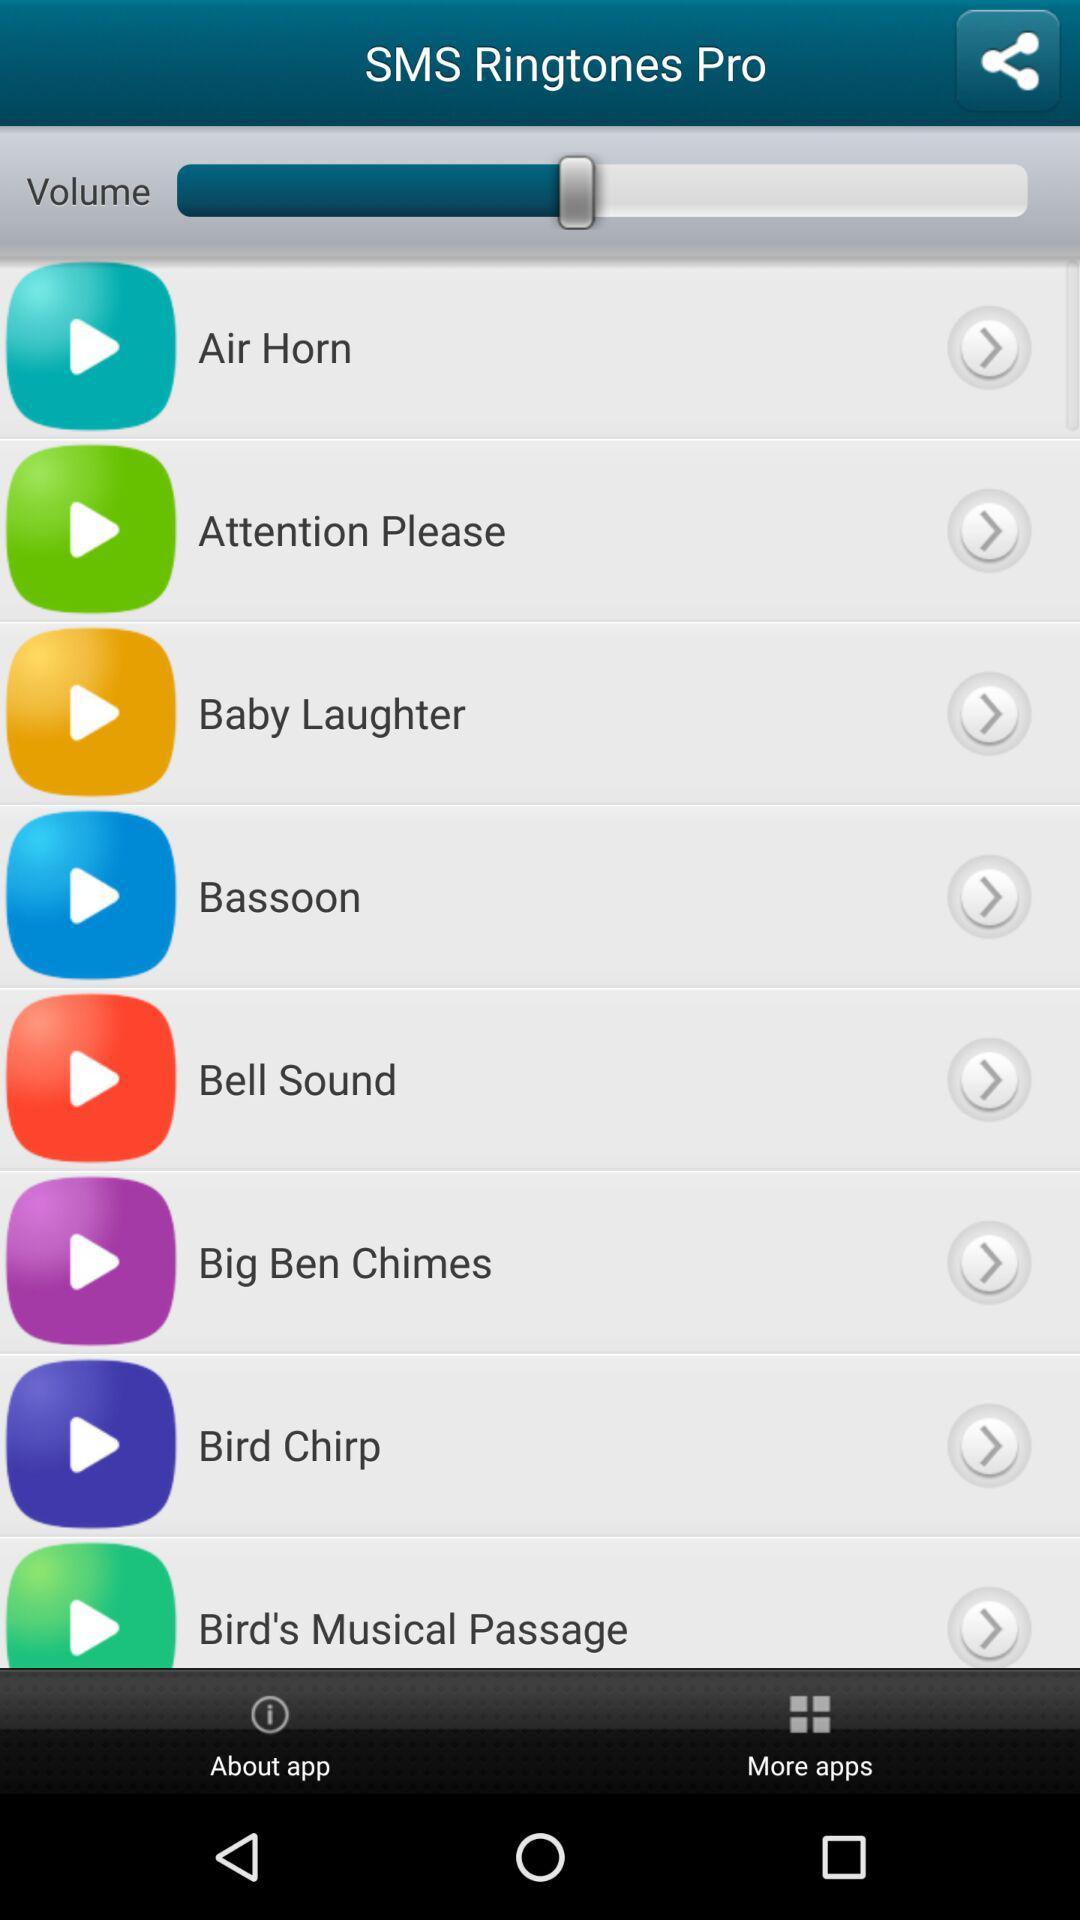 This screenshot has width=1080, height=1920. Describe the element at coordinates (987, 1077) in the screenshot. I see `open item` at that location.